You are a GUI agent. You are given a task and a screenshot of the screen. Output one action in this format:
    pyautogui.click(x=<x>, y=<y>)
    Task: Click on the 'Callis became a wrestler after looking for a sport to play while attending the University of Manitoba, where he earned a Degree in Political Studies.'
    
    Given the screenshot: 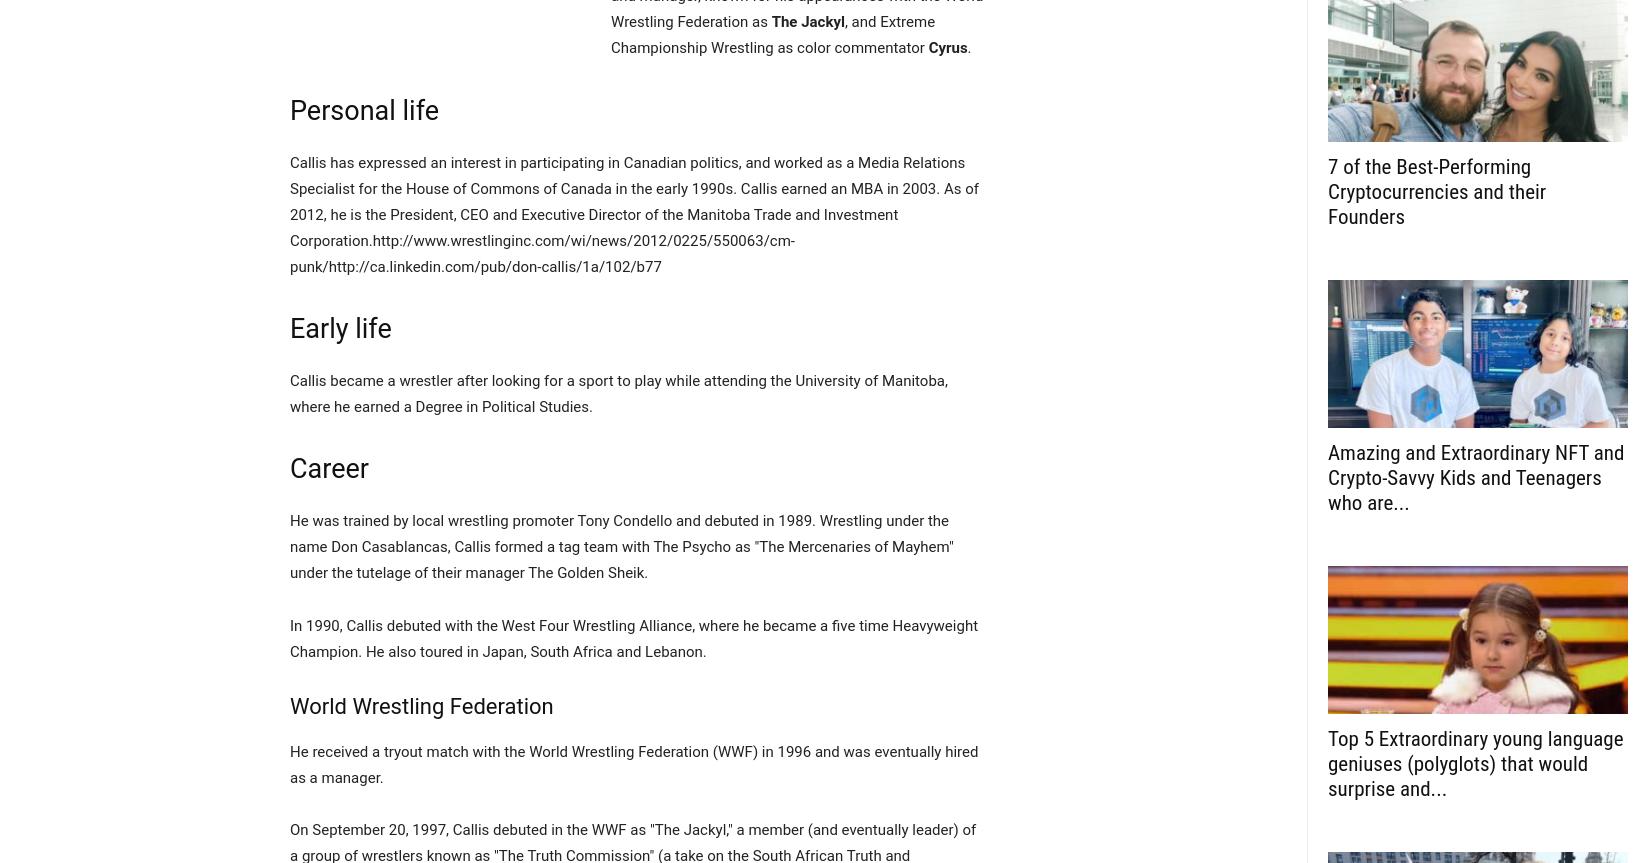 What is the action you would take?
    pyautogui.click(x=618, y=393)
    